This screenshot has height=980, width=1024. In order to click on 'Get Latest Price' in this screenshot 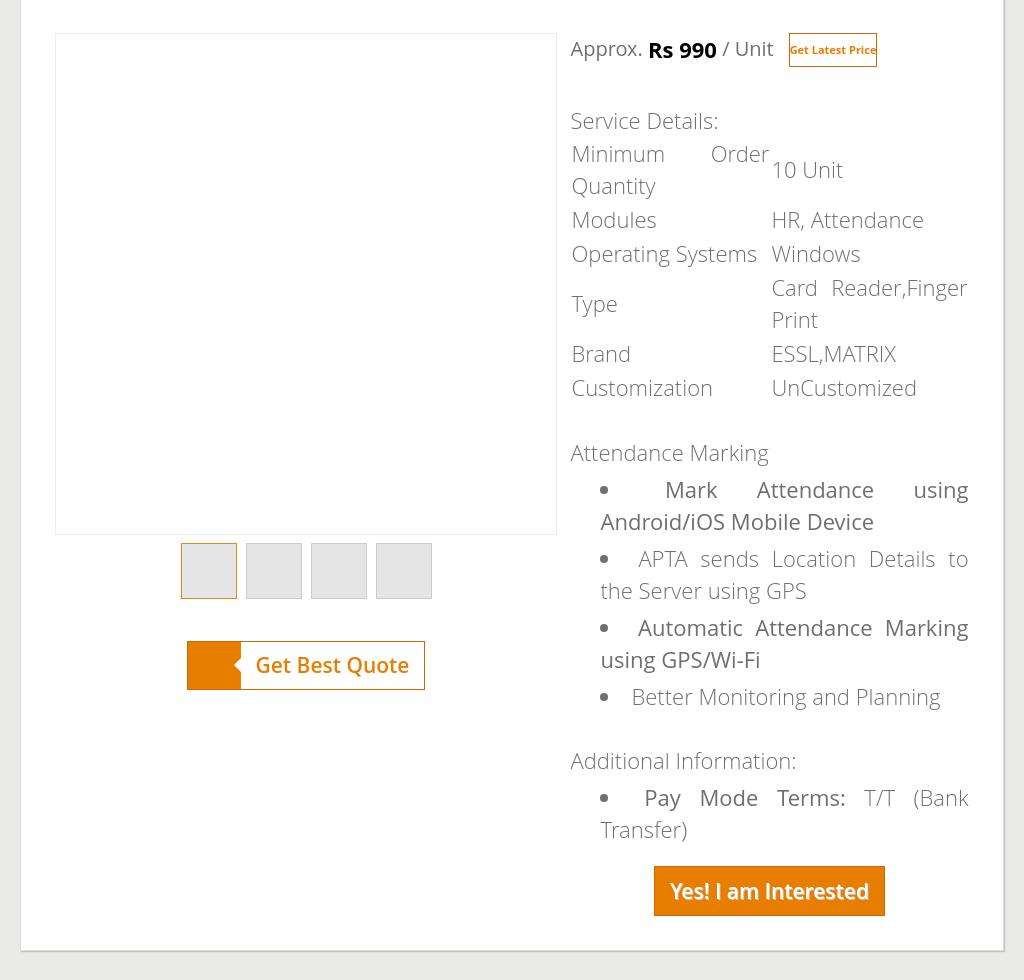, I will do `click(788, 49)`.